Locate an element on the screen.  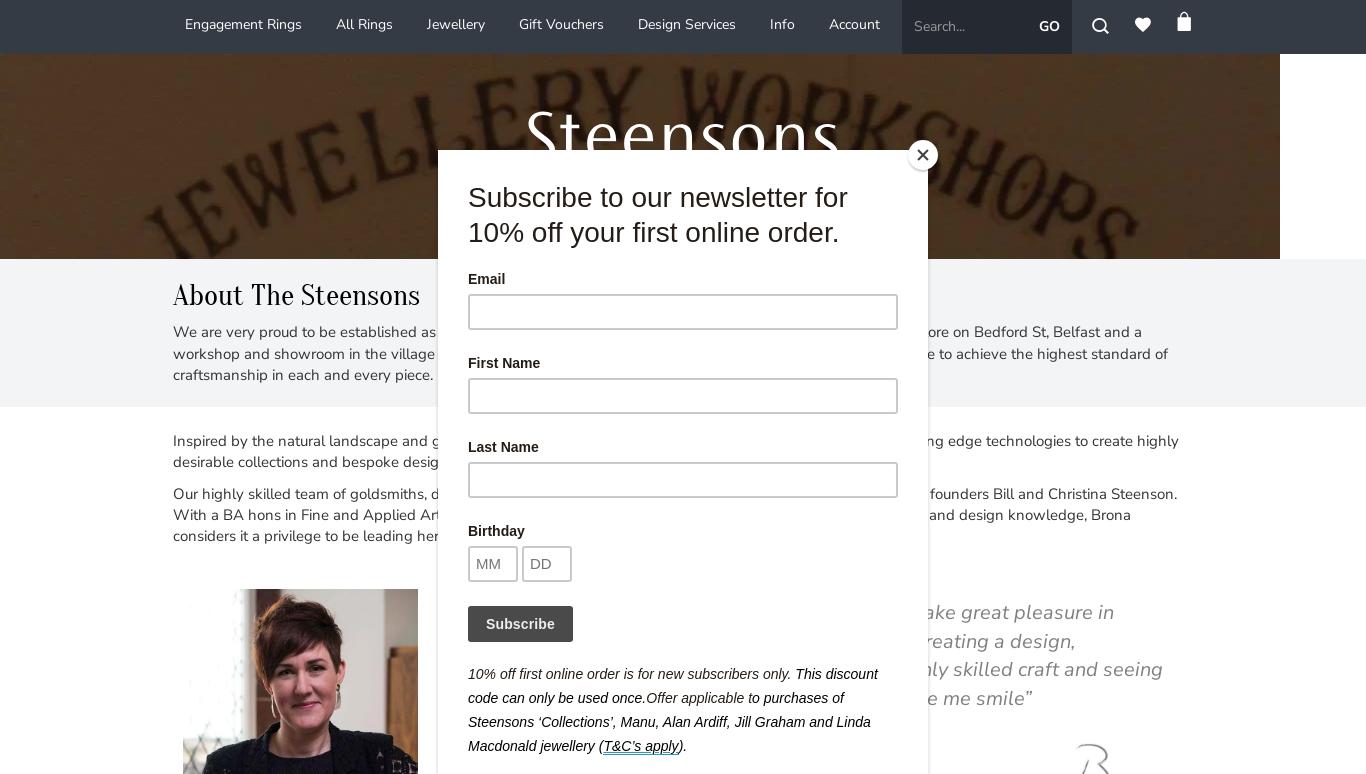
'Gift Vouchers' is located at coordinates (518, 24).